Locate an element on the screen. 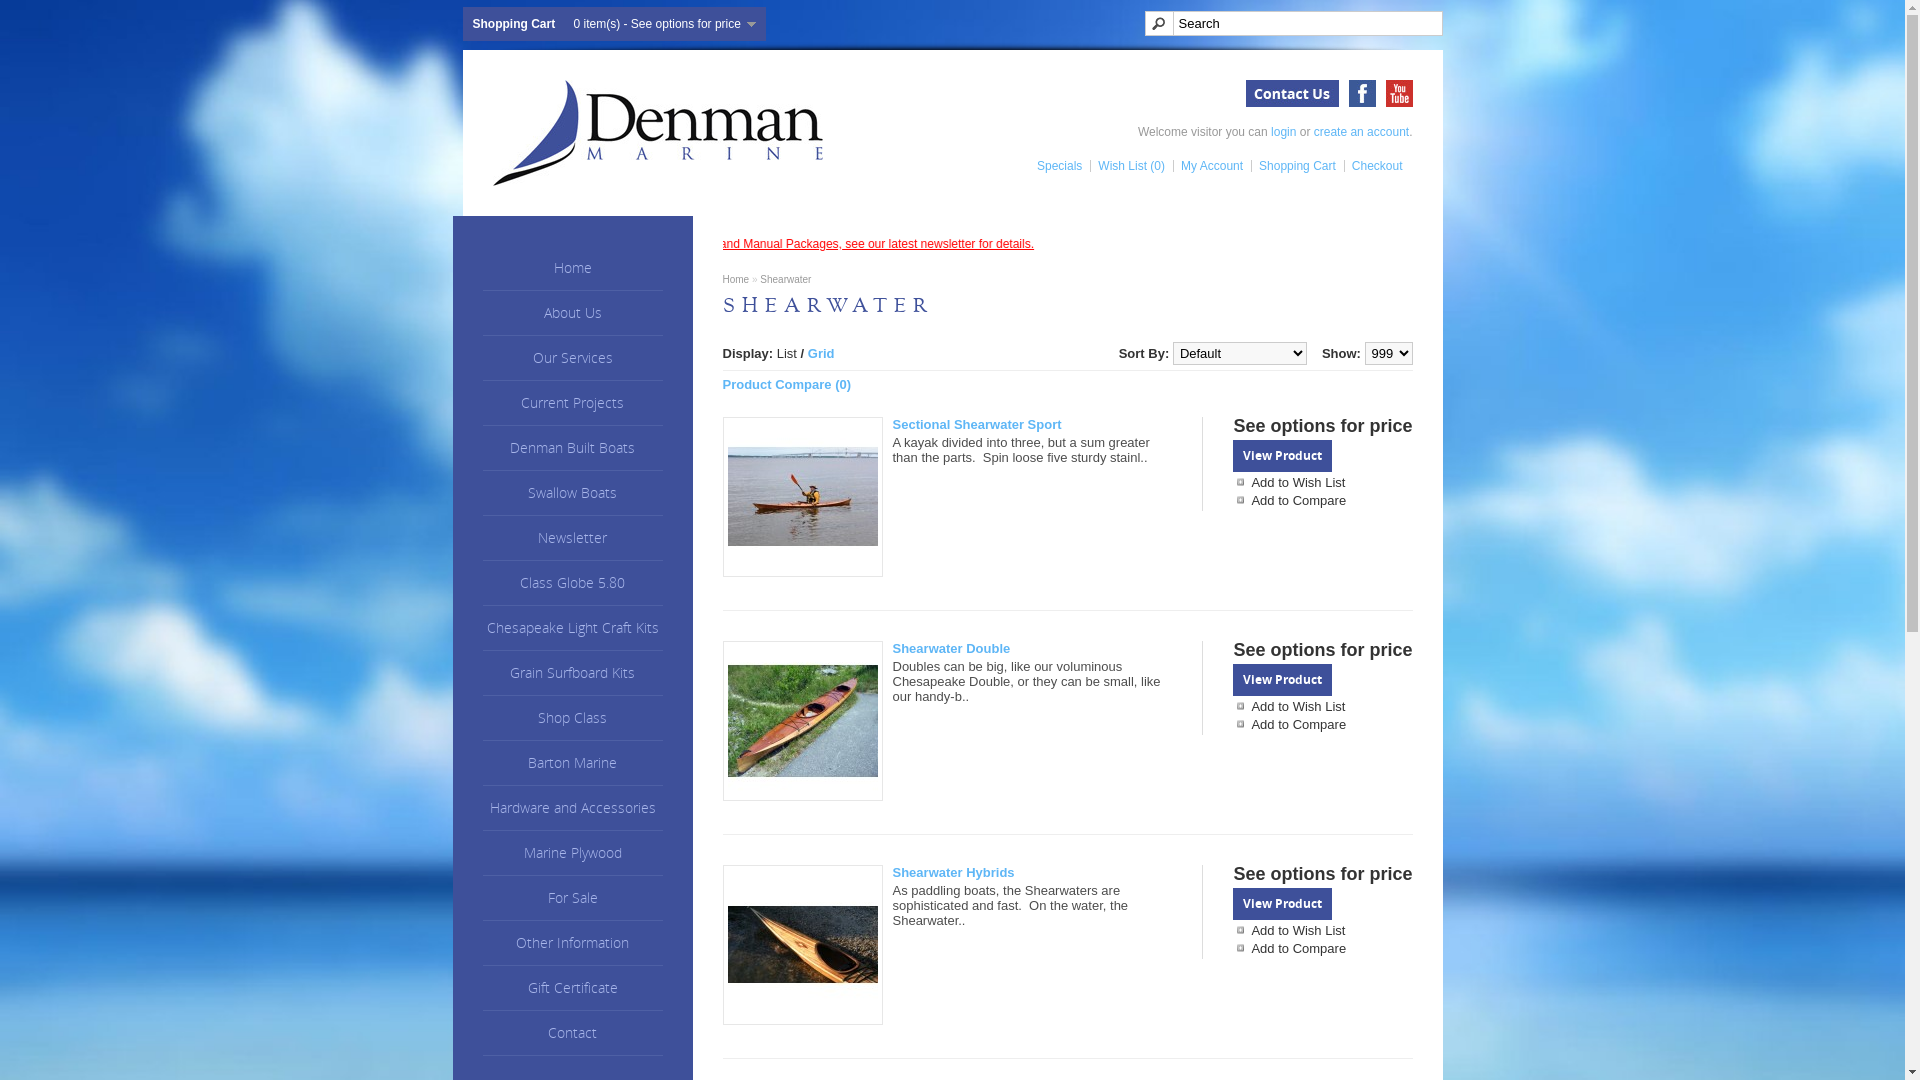 This screenshot has width=1920, height=1080. 'Other Information' is located at coordinates (570, 943).